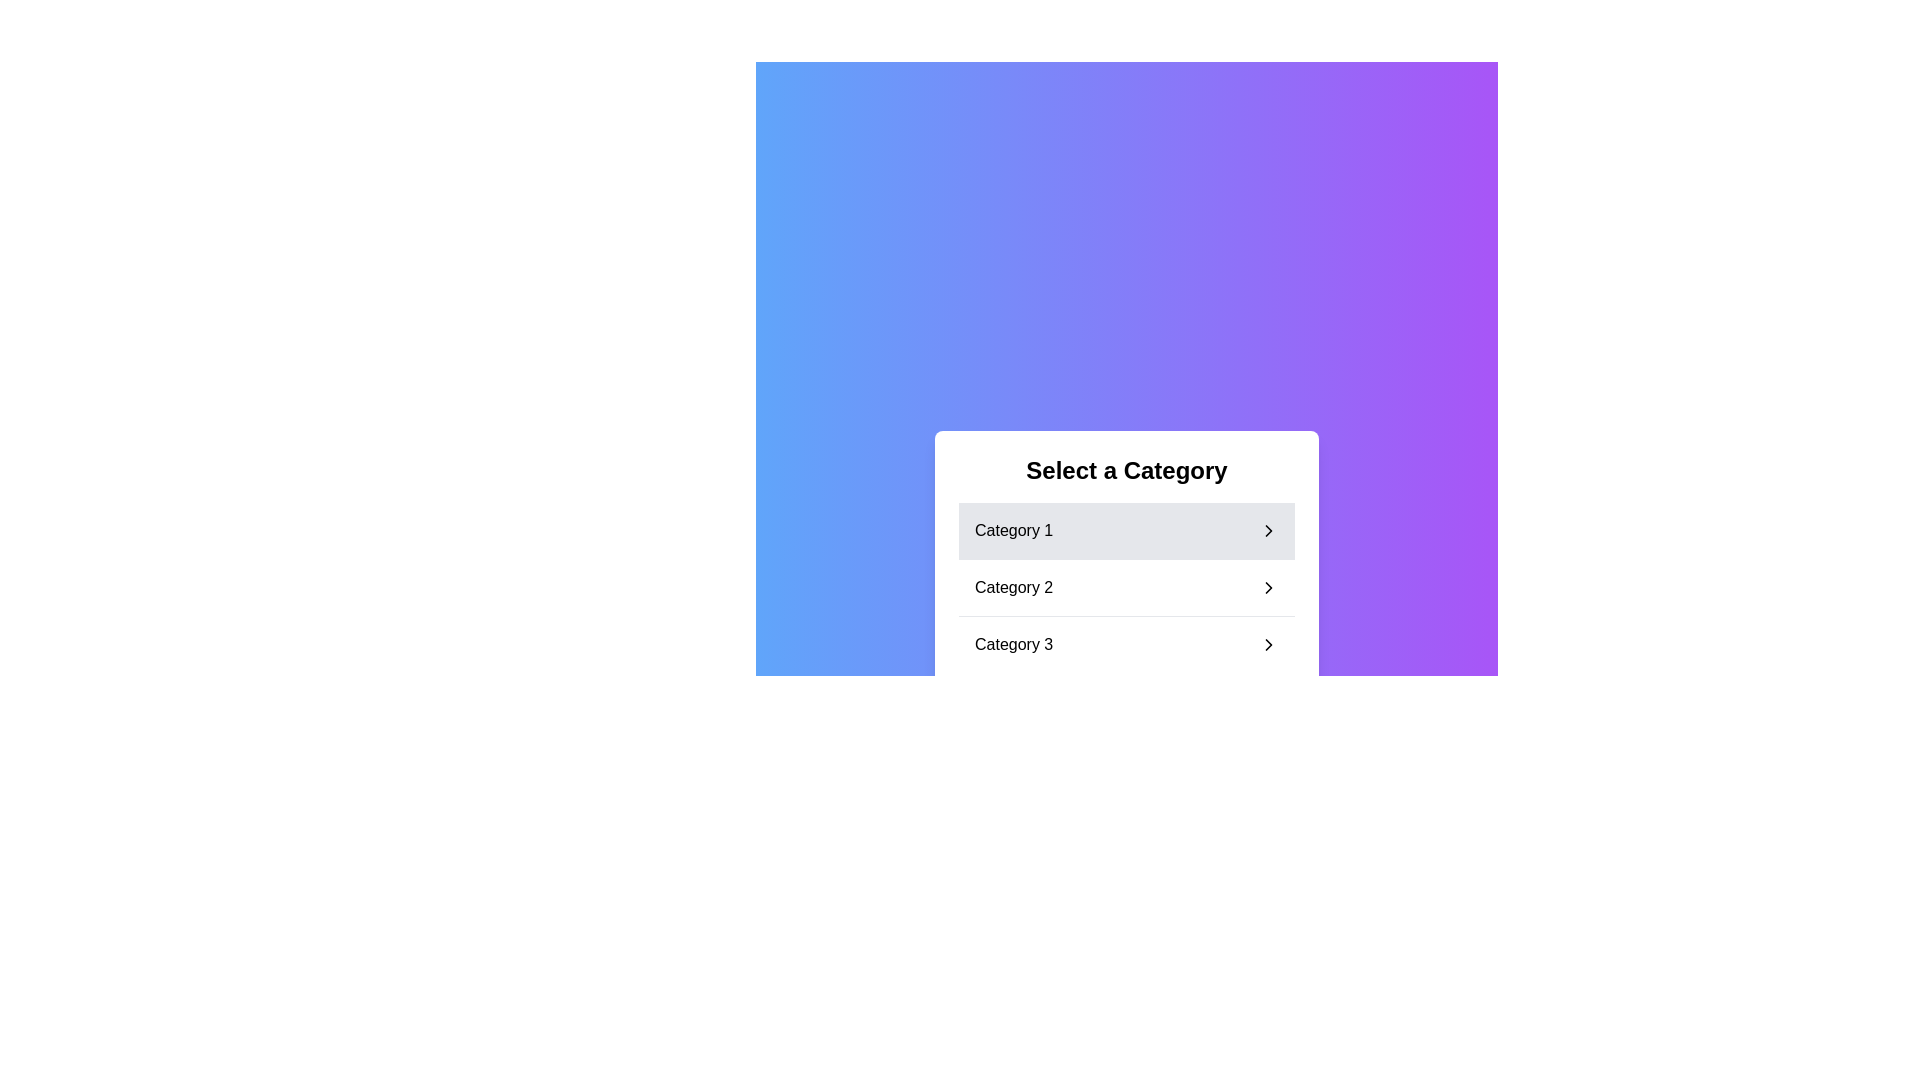 Image resolution: width=1920 pixels, height=1080 pixels. Describe the element at coordinates (1014, 644) in the screenshot. I see `'Category 3' text label, which is a selectable menu item located in a vertical menu below 'Category 2'` at that location.